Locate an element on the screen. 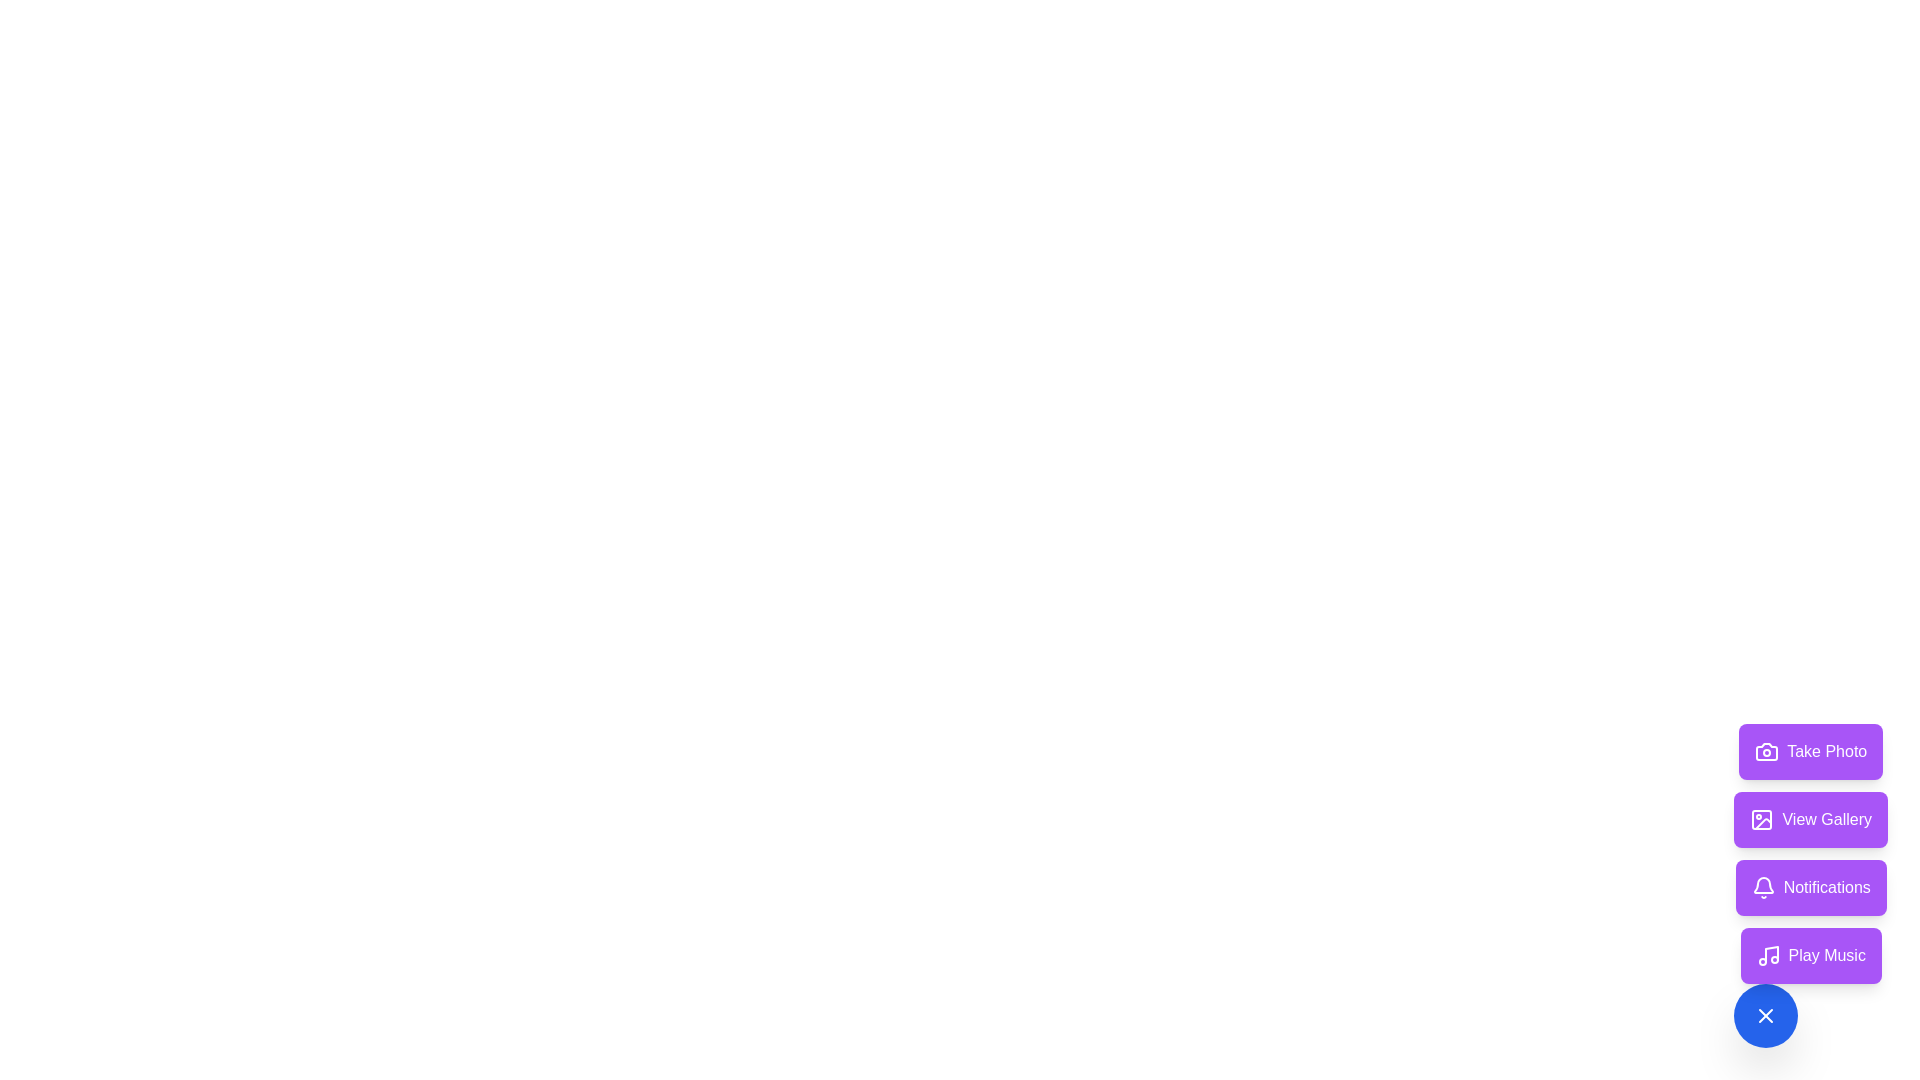 This screenshot has width=1920, height=1080. the Notifications button by clicking on the center of the button, which contains the Bell SVG icon is located at coordinates (1763, 886).